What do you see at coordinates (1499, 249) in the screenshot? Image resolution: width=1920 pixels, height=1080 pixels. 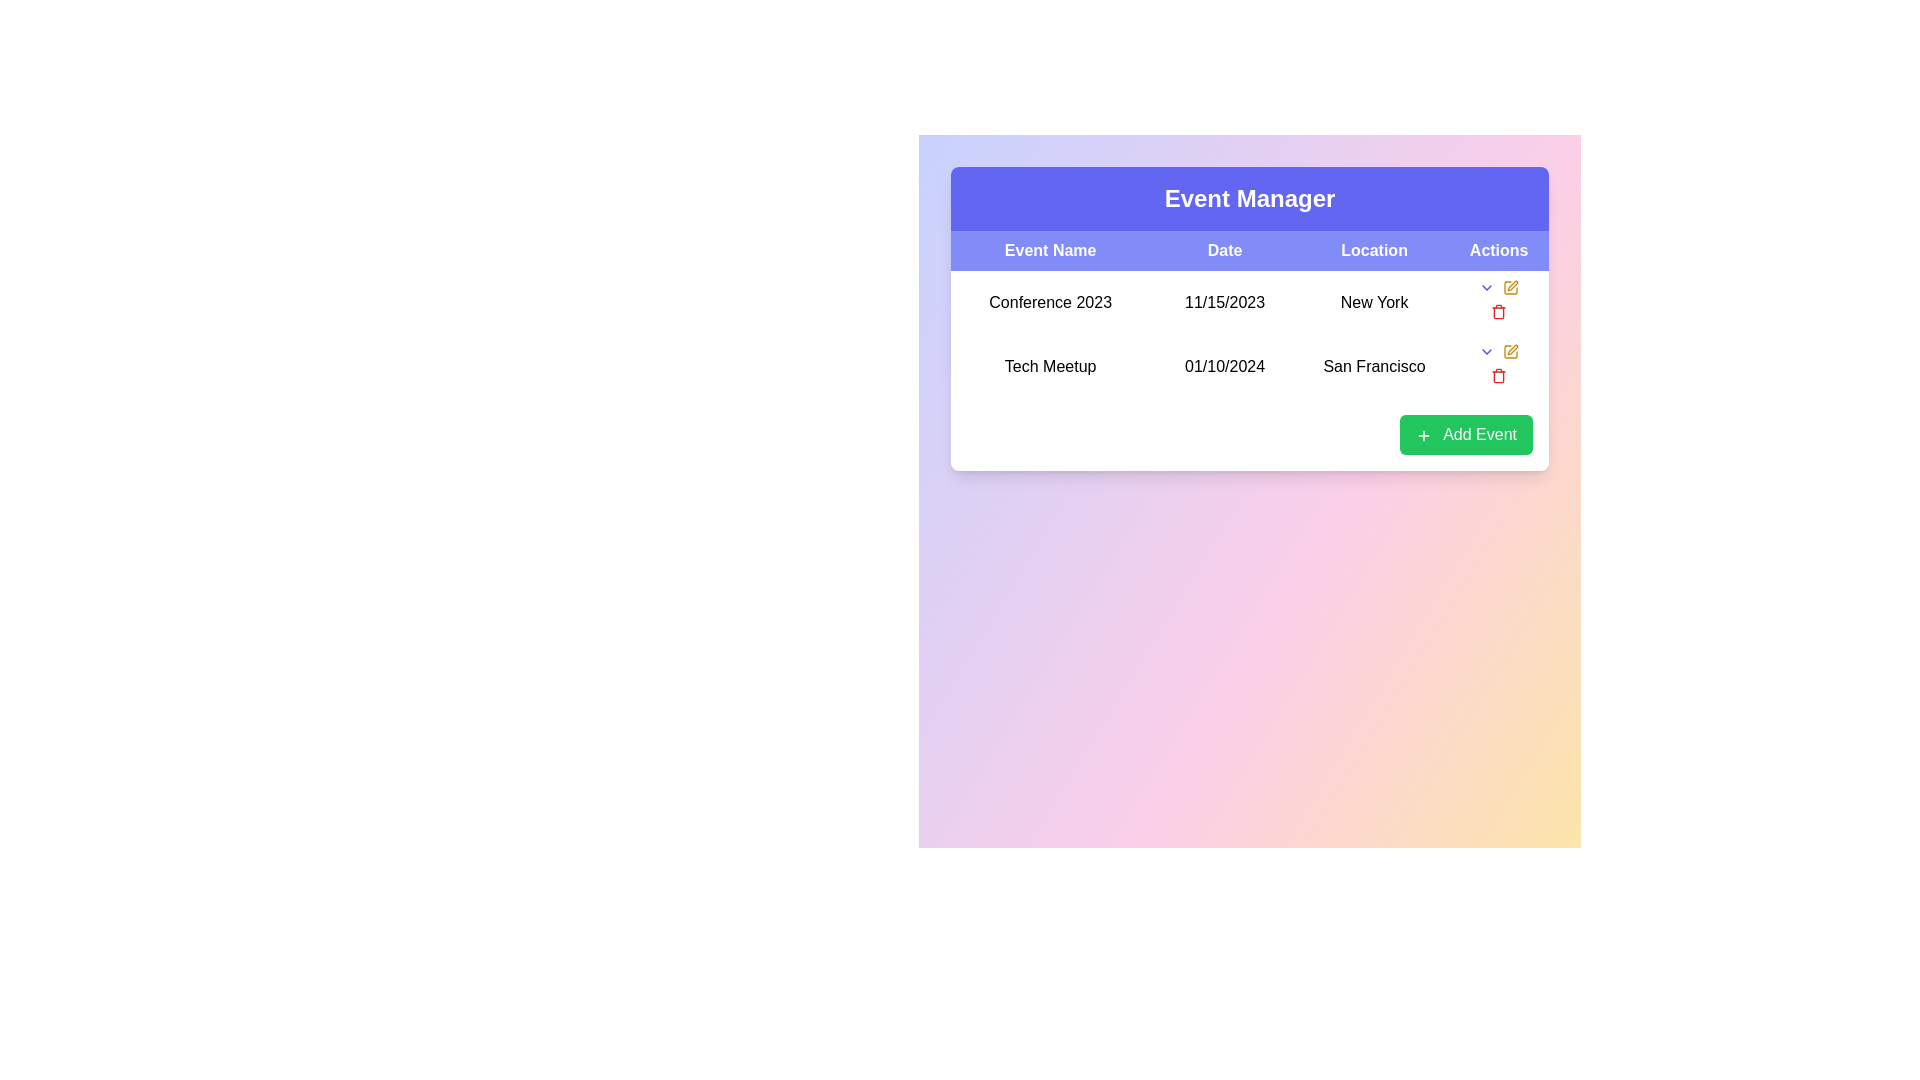 I see `the 'Actions' column header in the table, which is the fourth item in the header row` at bounding box center [1499, 249].